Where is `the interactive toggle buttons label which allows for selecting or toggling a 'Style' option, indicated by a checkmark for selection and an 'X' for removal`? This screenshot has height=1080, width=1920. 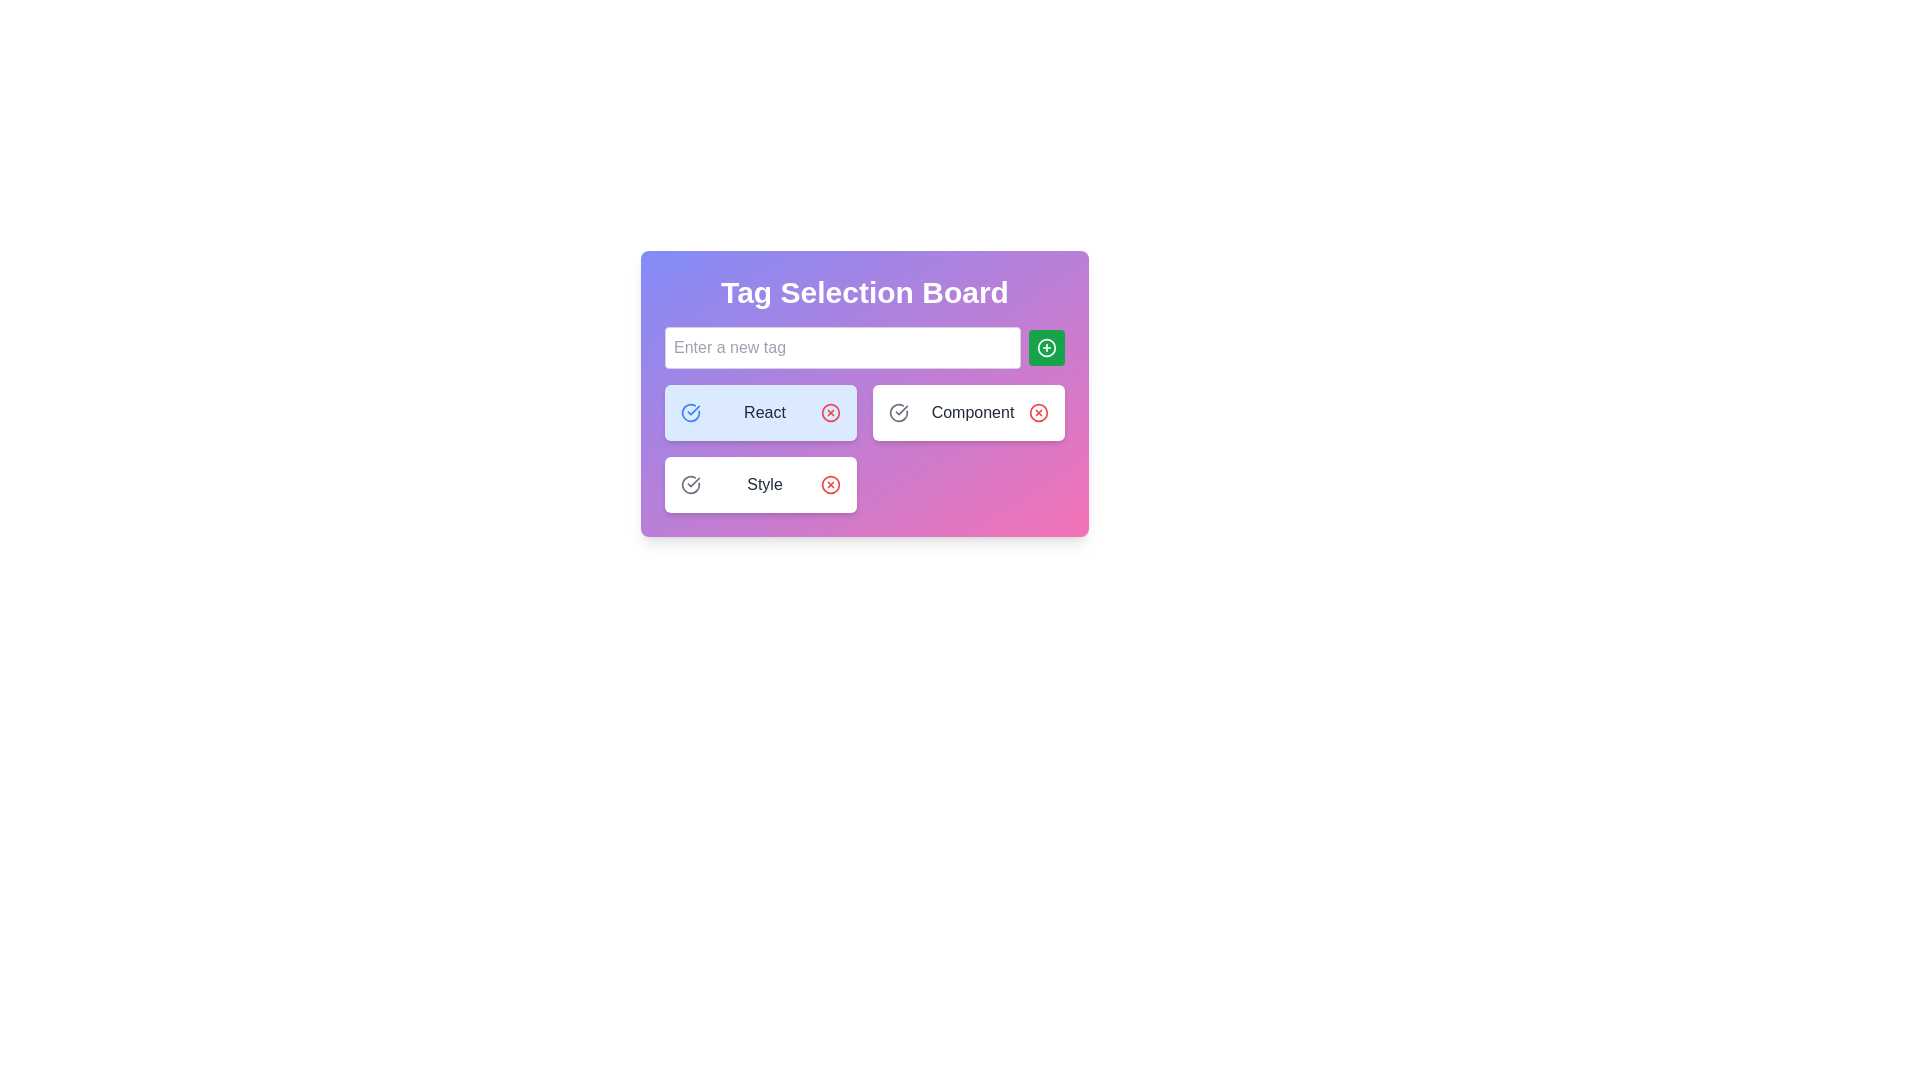
the interactive toggle buttons label which allows for selecting or toggling a 'Style' option, indicated by a checkmark for selection and an 'X' for removal is located at coordinates (760, 485).